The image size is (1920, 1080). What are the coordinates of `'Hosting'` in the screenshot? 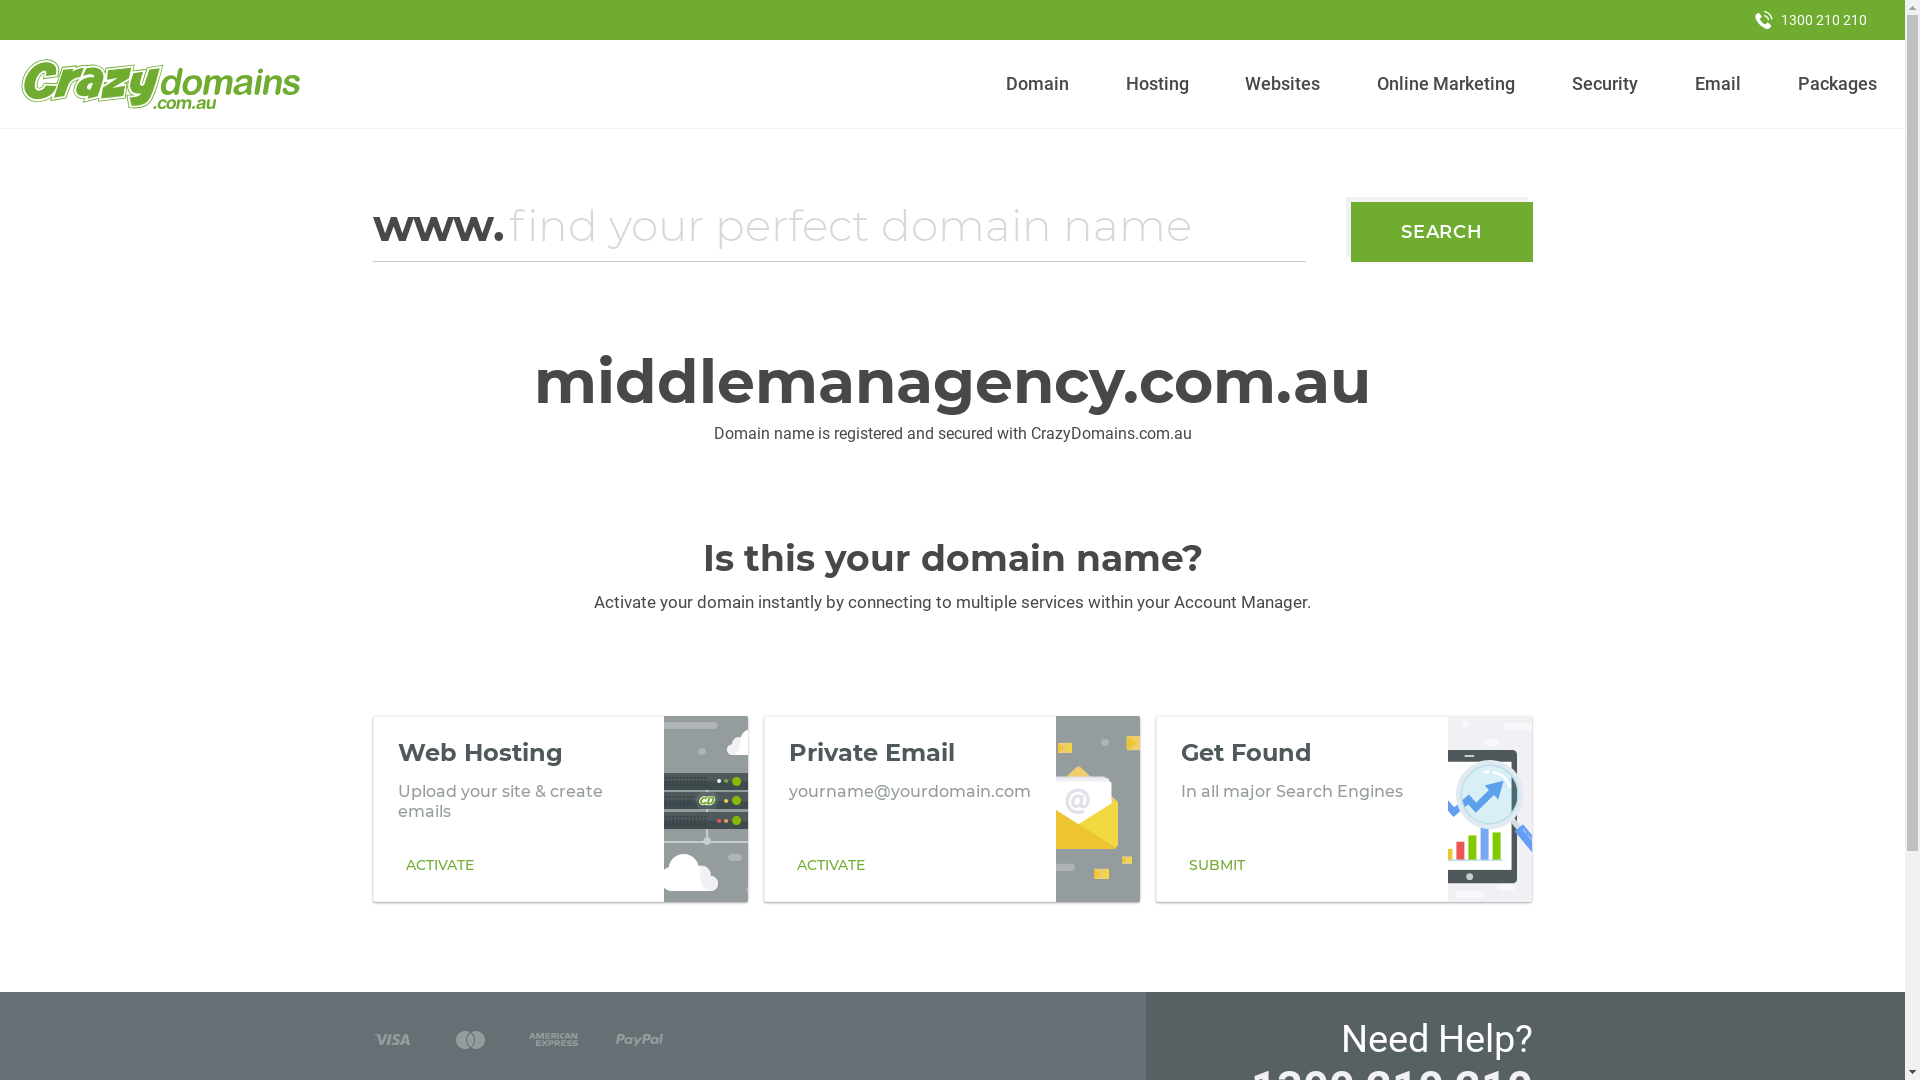 It's located at (1156, 83).